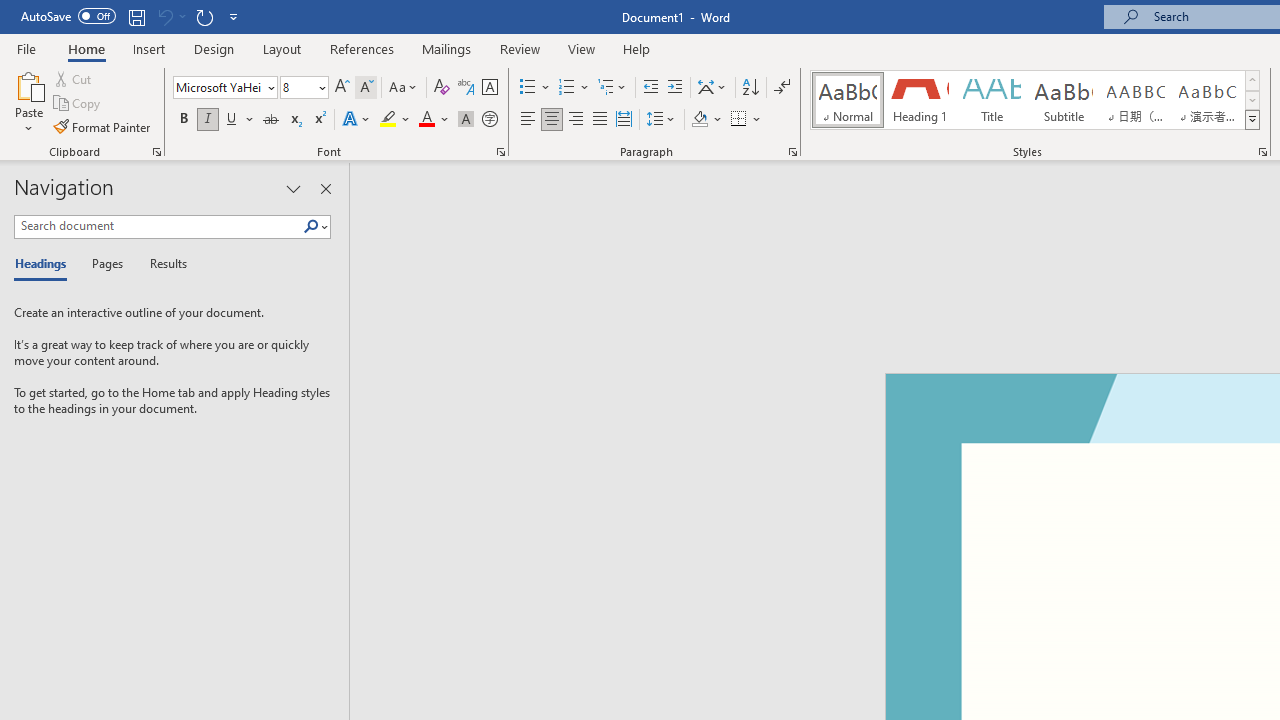 This screenshot has width=1280, height=720. I want to click on 'Quick Access Toolbar', so click(130, 16).